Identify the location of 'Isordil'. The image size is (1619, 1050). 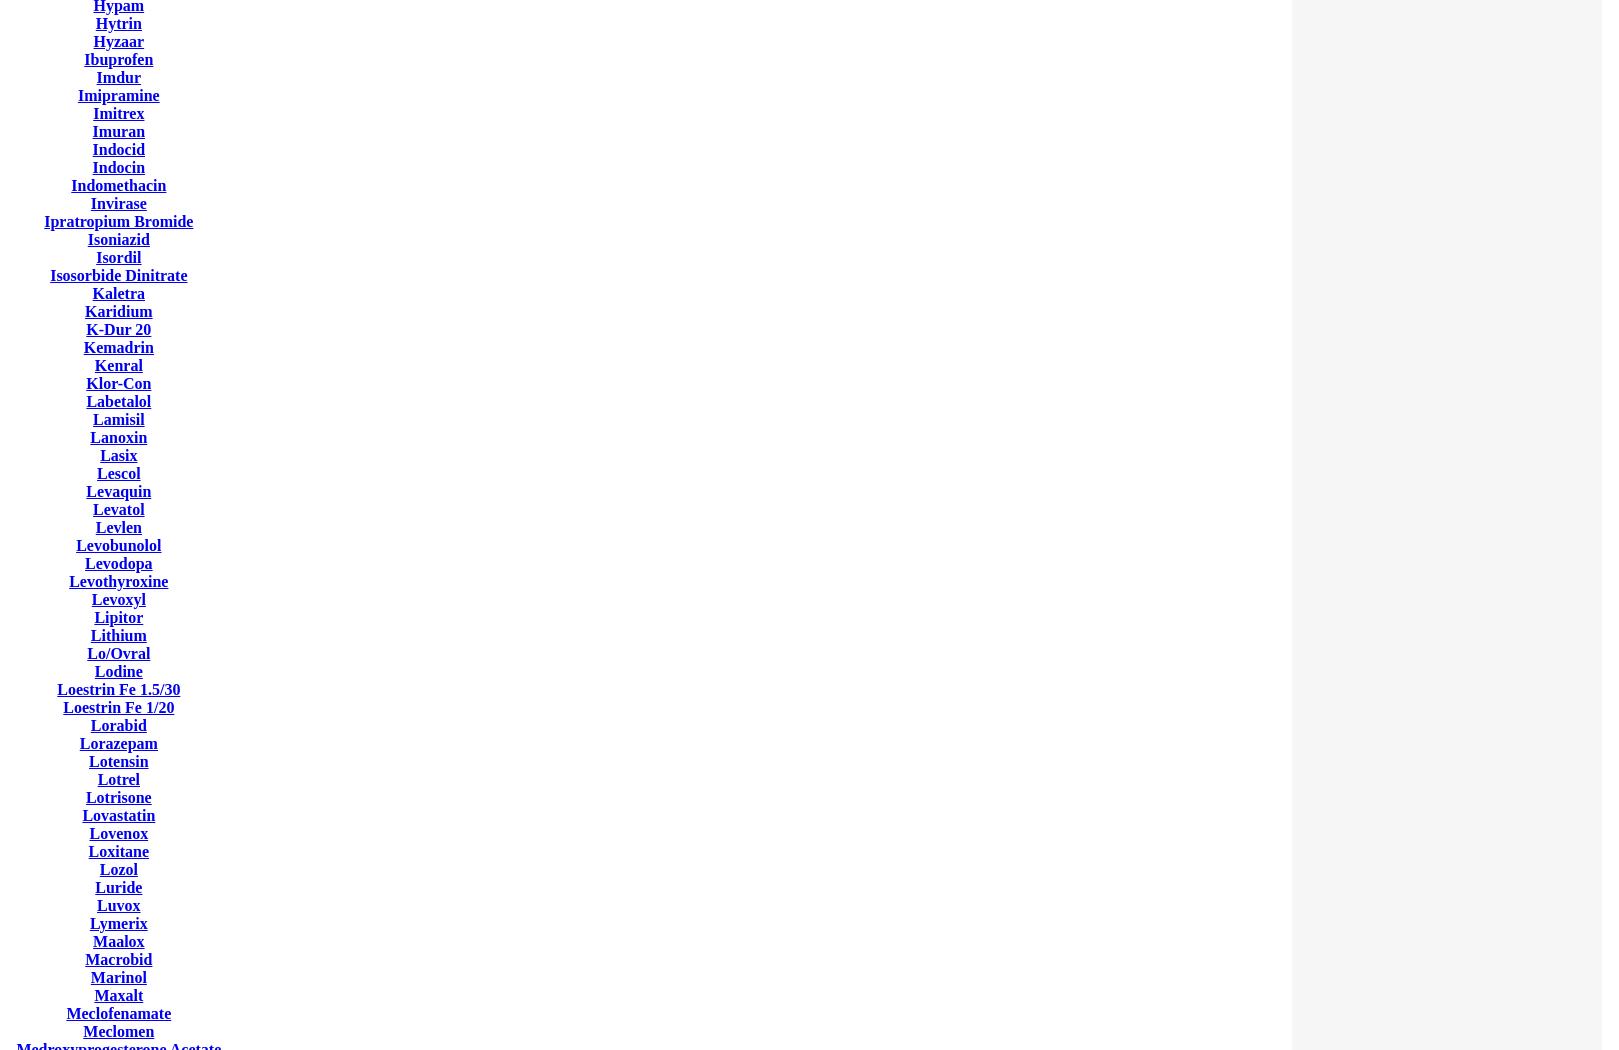
(118, 257).